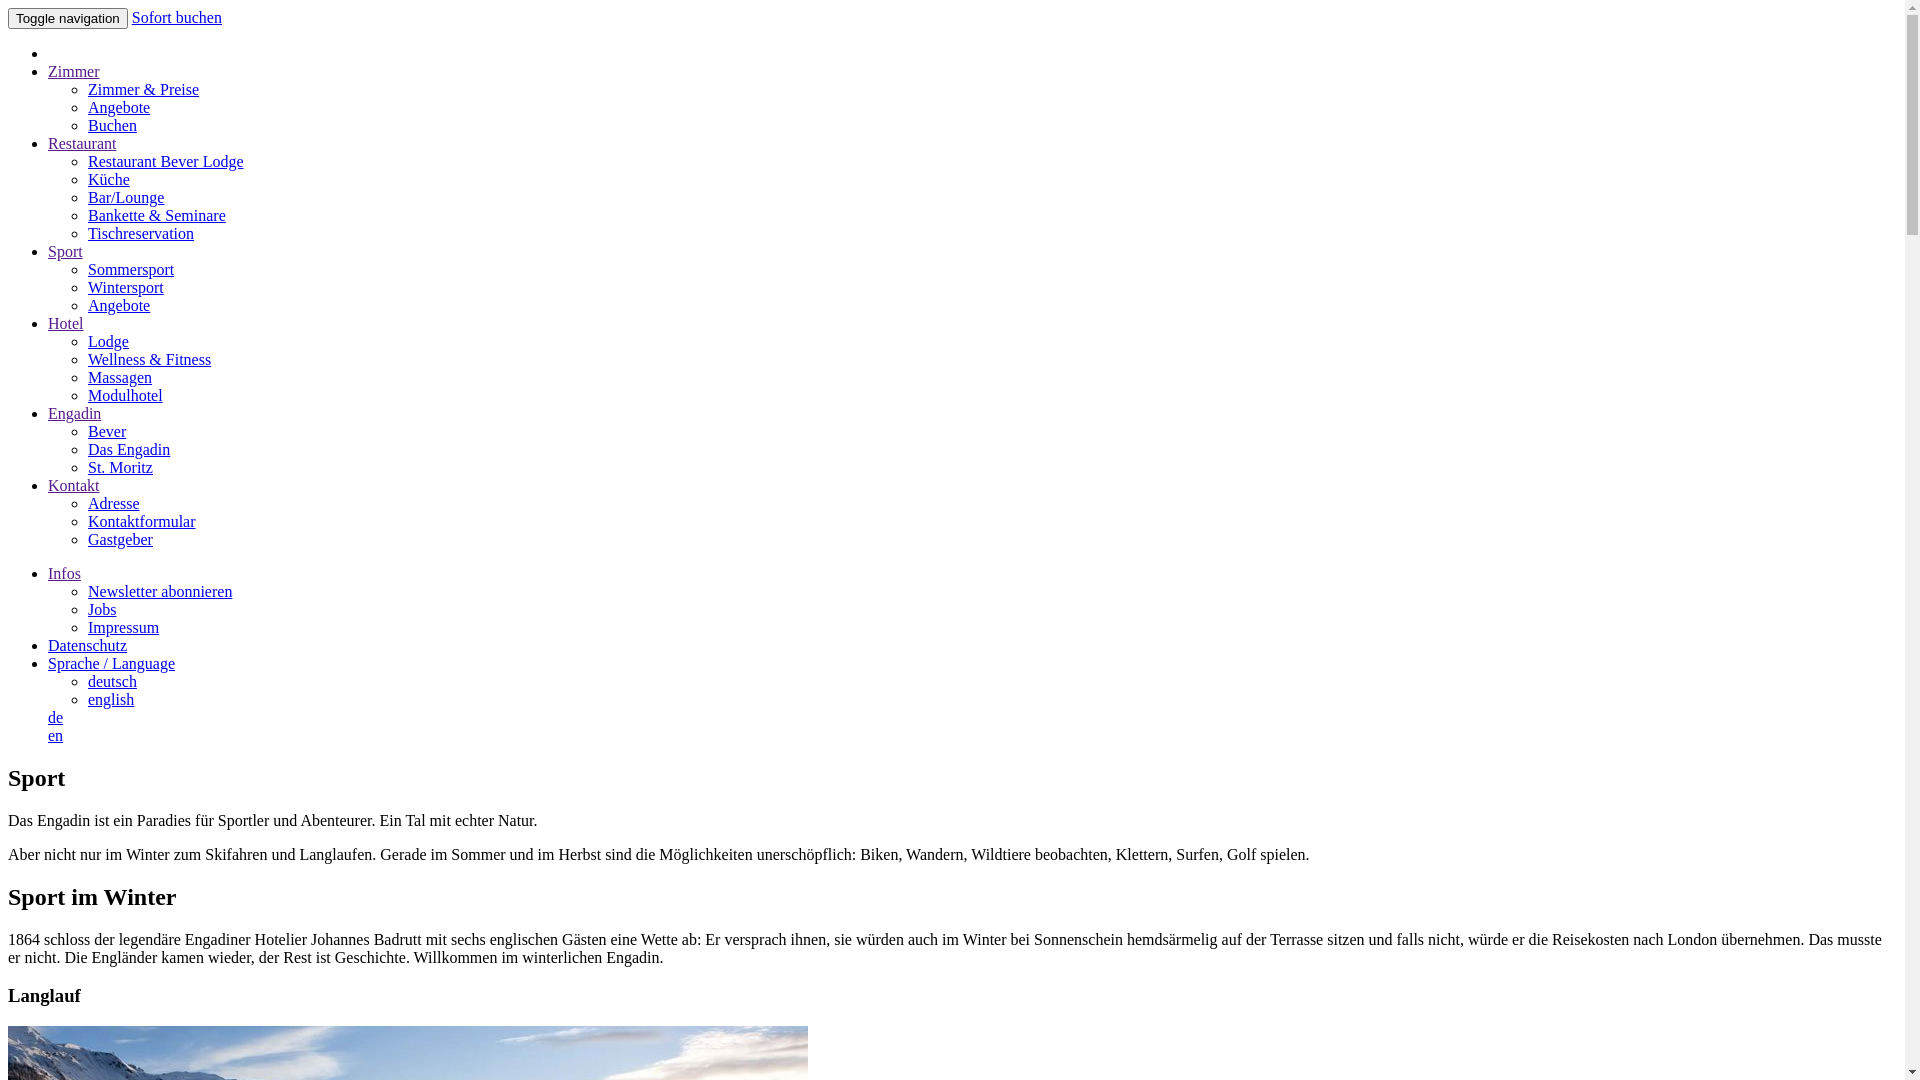 The width and height of the screenshot is (1920, 1080). Describe the element at coordinates (119, 467) in the screenshot. I see `'St. Moritz'` at that location.